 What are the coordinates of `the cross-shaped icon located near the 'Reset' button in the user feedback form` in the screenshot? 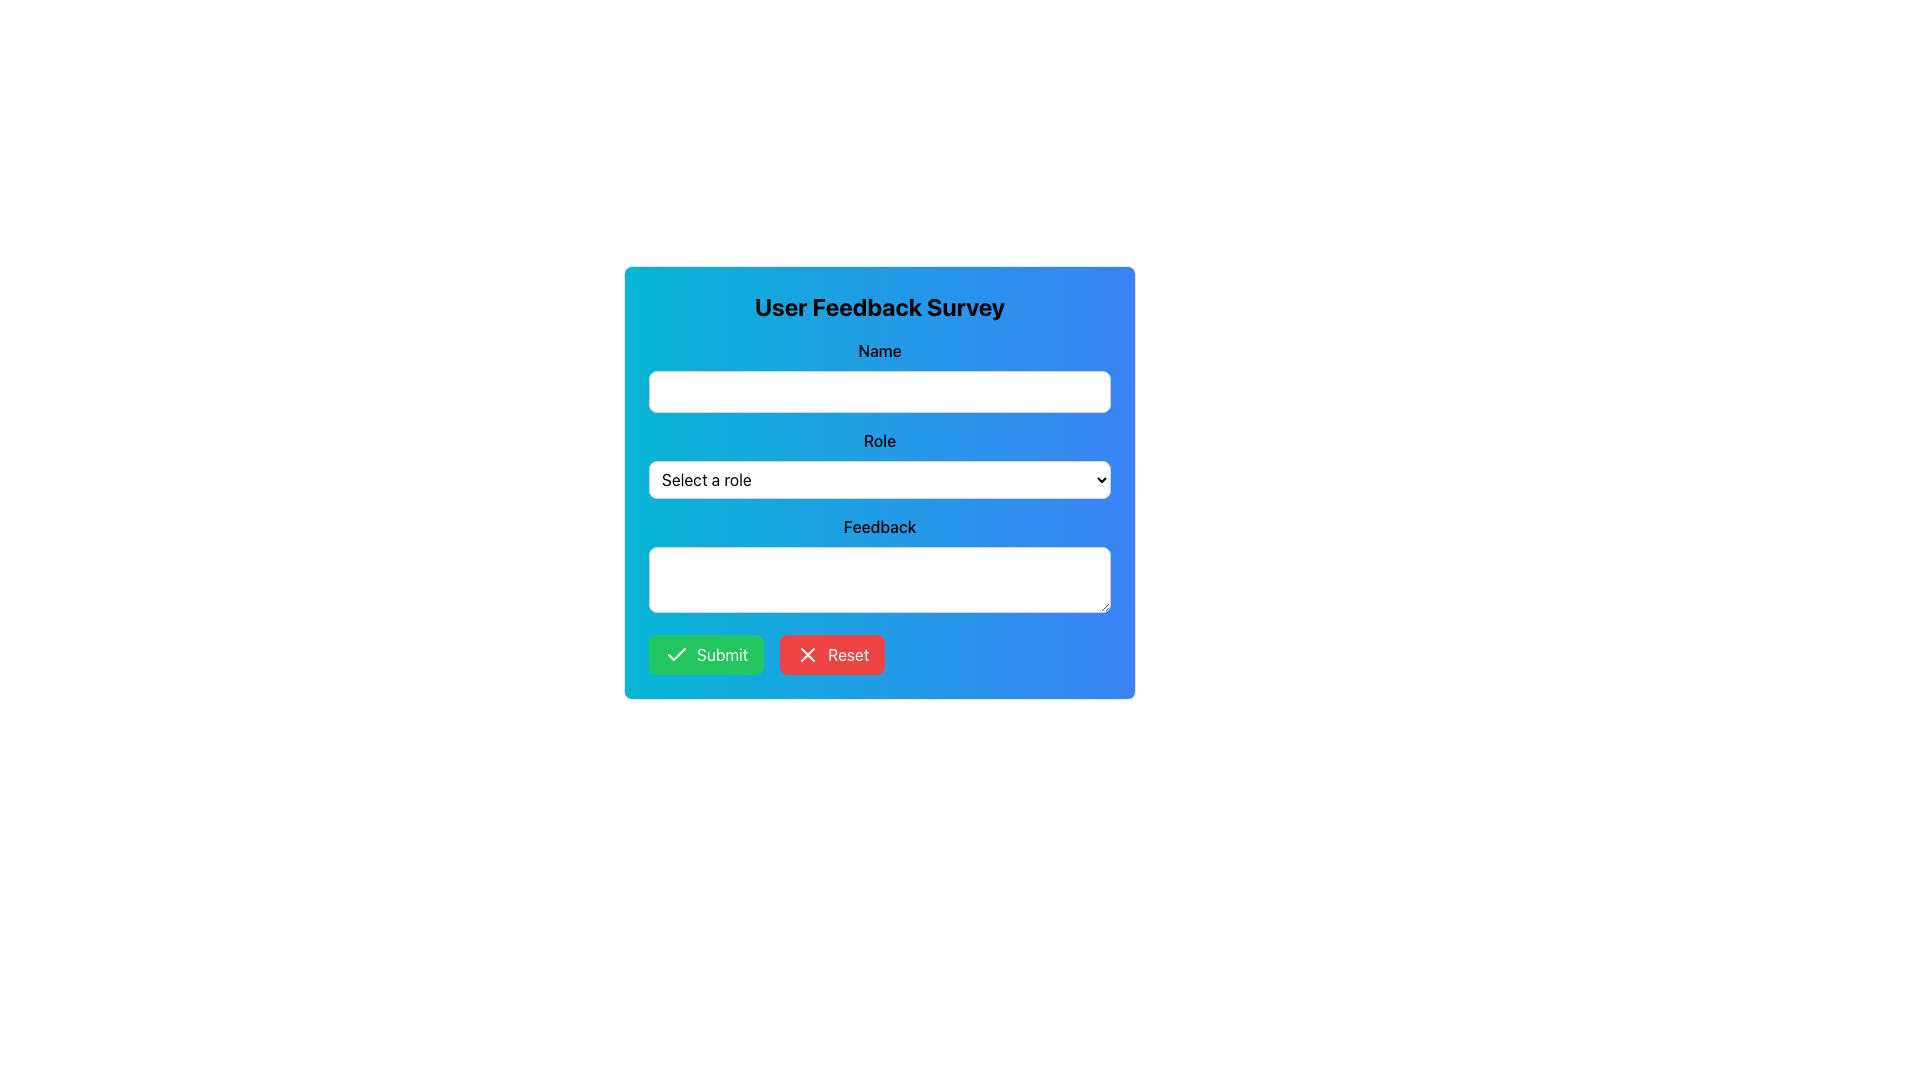 It's located at (808, 655).